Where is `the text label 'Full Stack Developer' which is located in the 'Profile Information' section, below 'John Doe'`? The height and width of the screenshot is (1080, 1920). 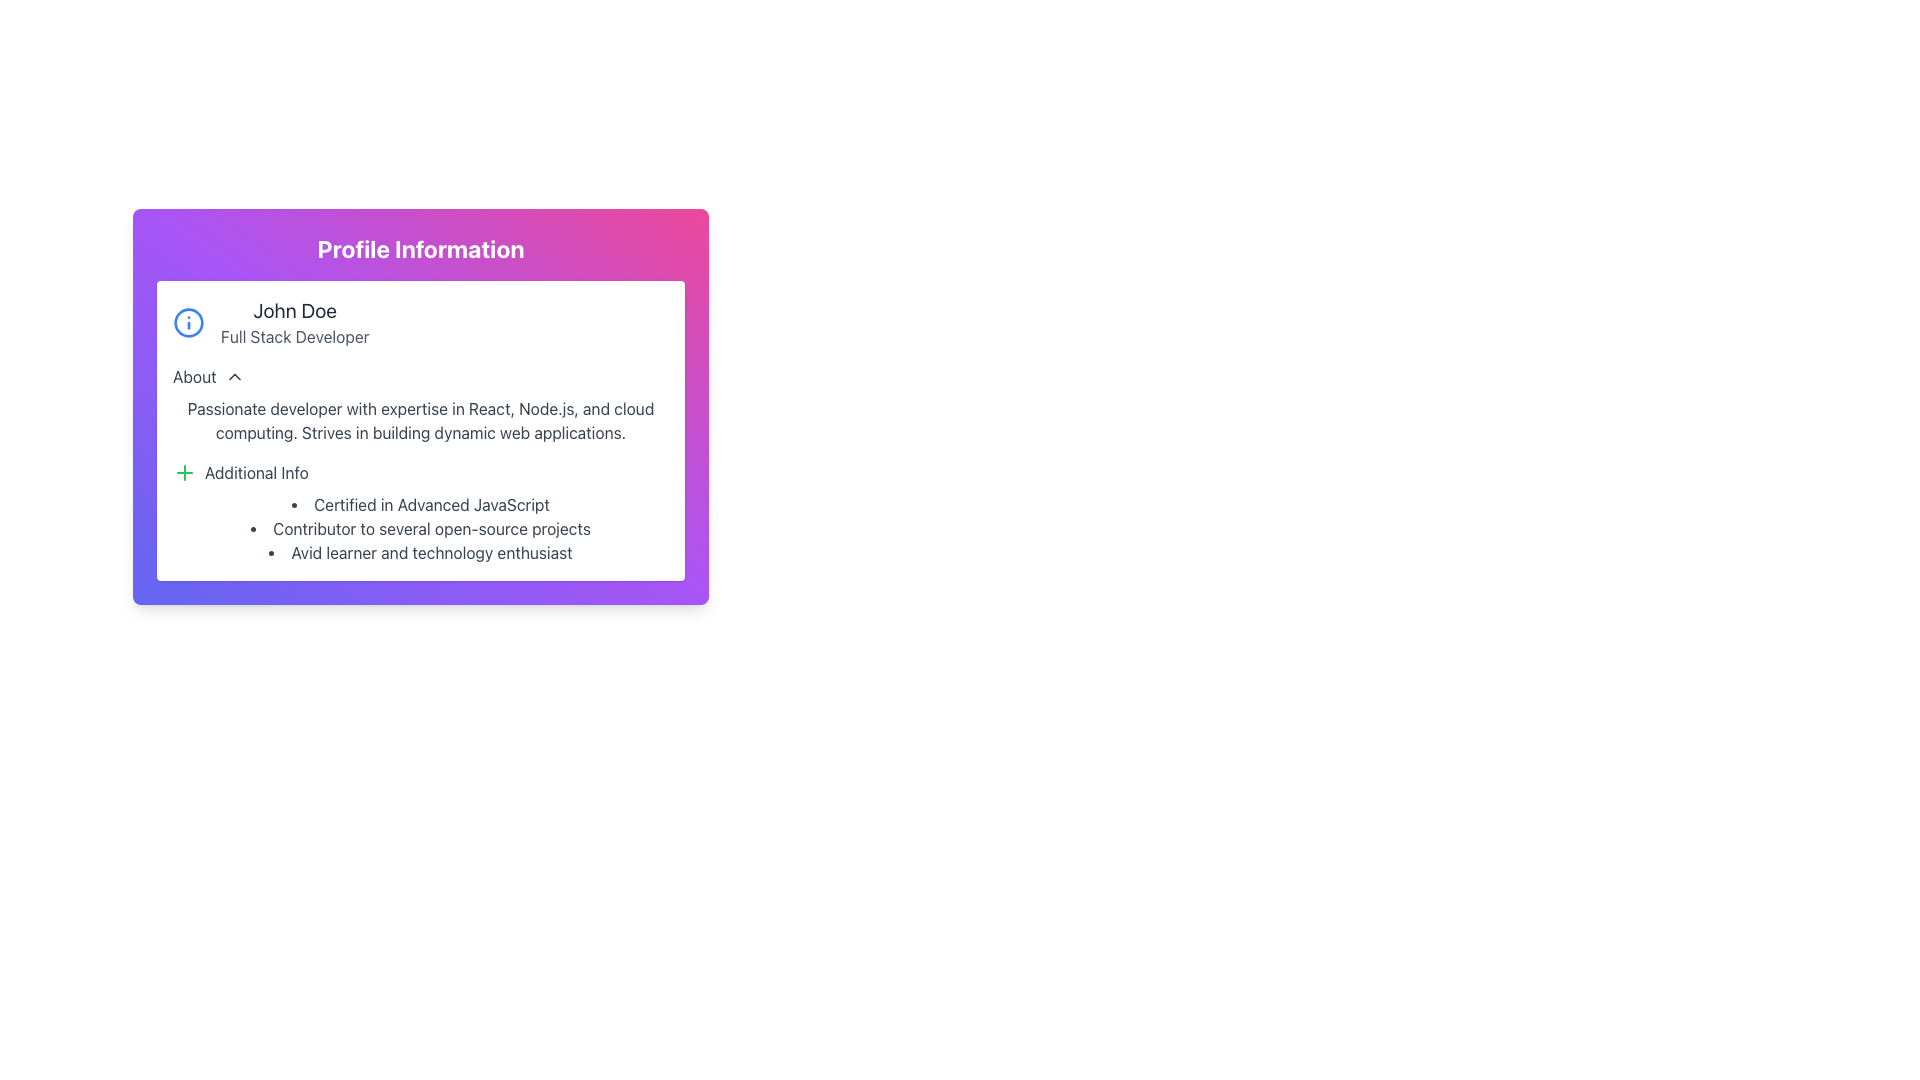
the text label 'Full Stack Developer' which is located in the 'Profile Information' section, below 'John Doe' is located at coordinates (294, 335).